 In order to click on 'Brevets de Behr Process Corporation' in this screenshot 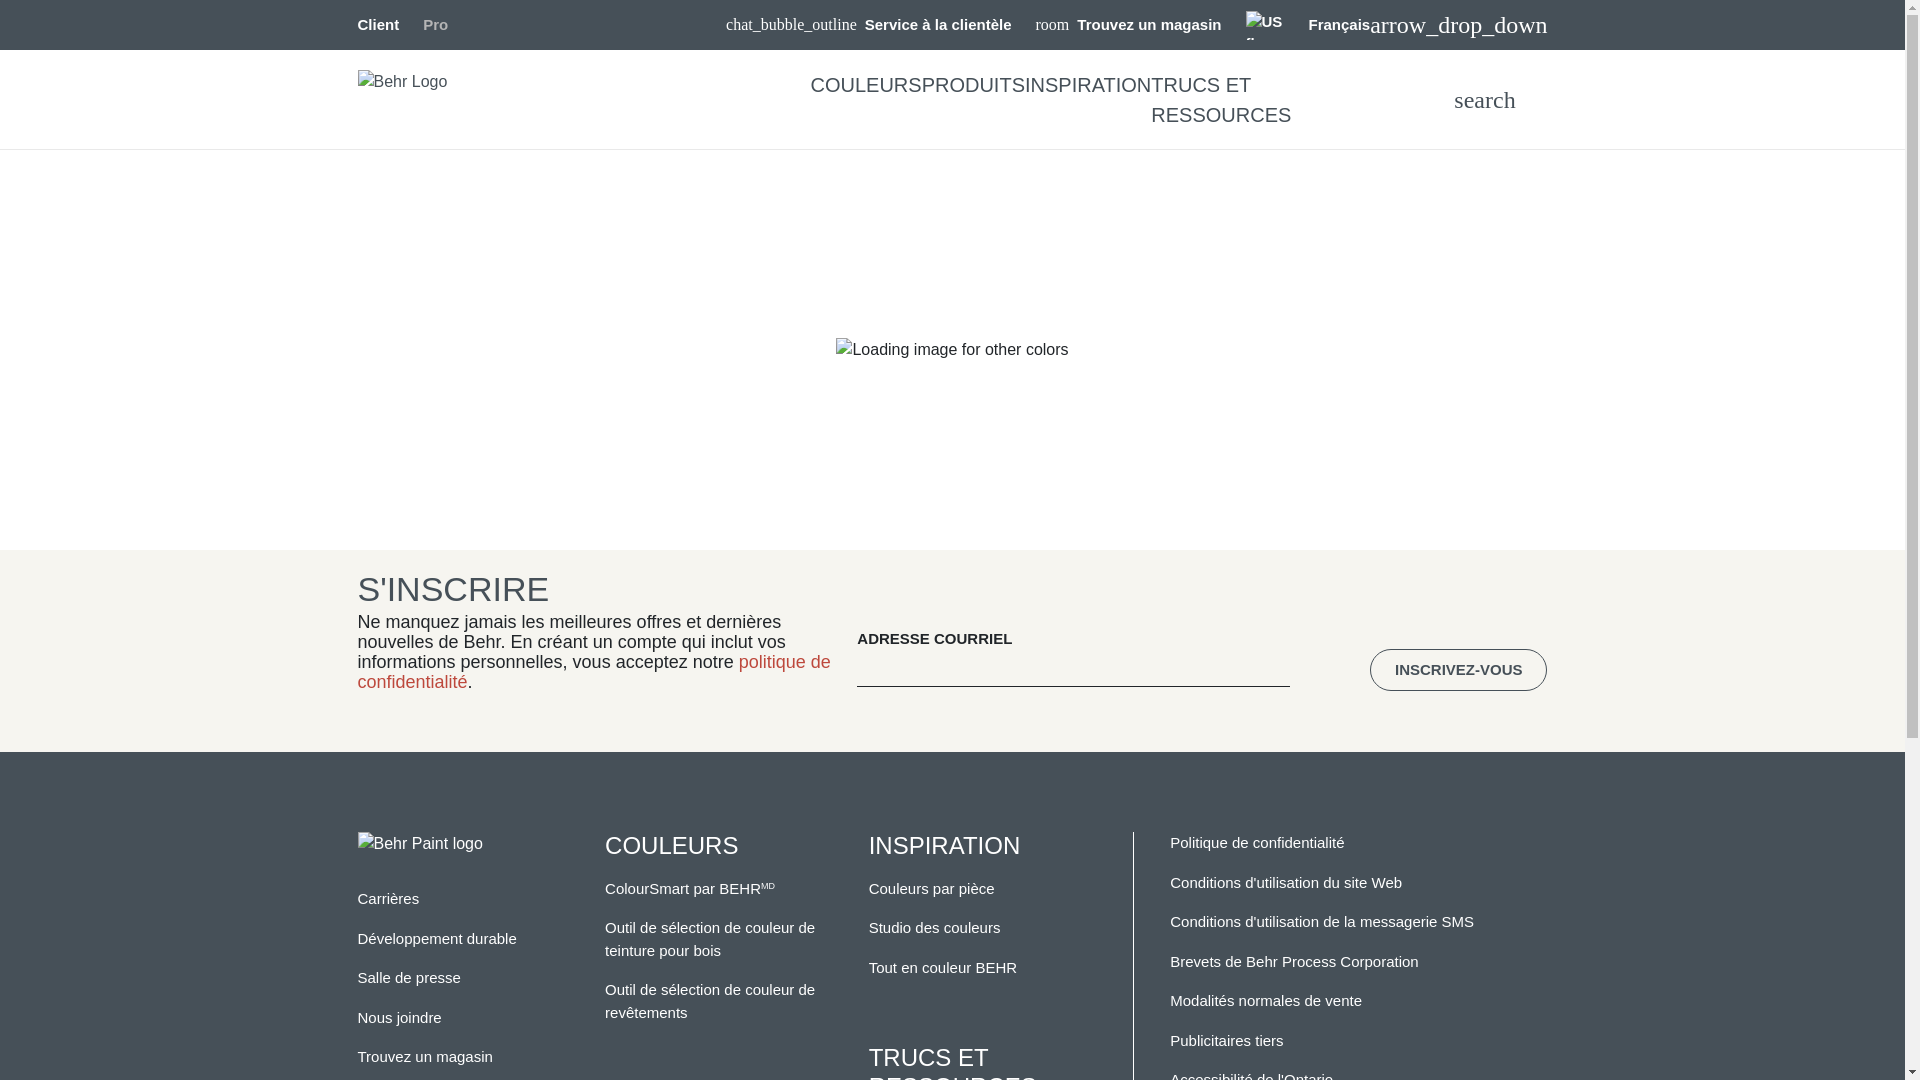, I will do `click(1170, 960)`.